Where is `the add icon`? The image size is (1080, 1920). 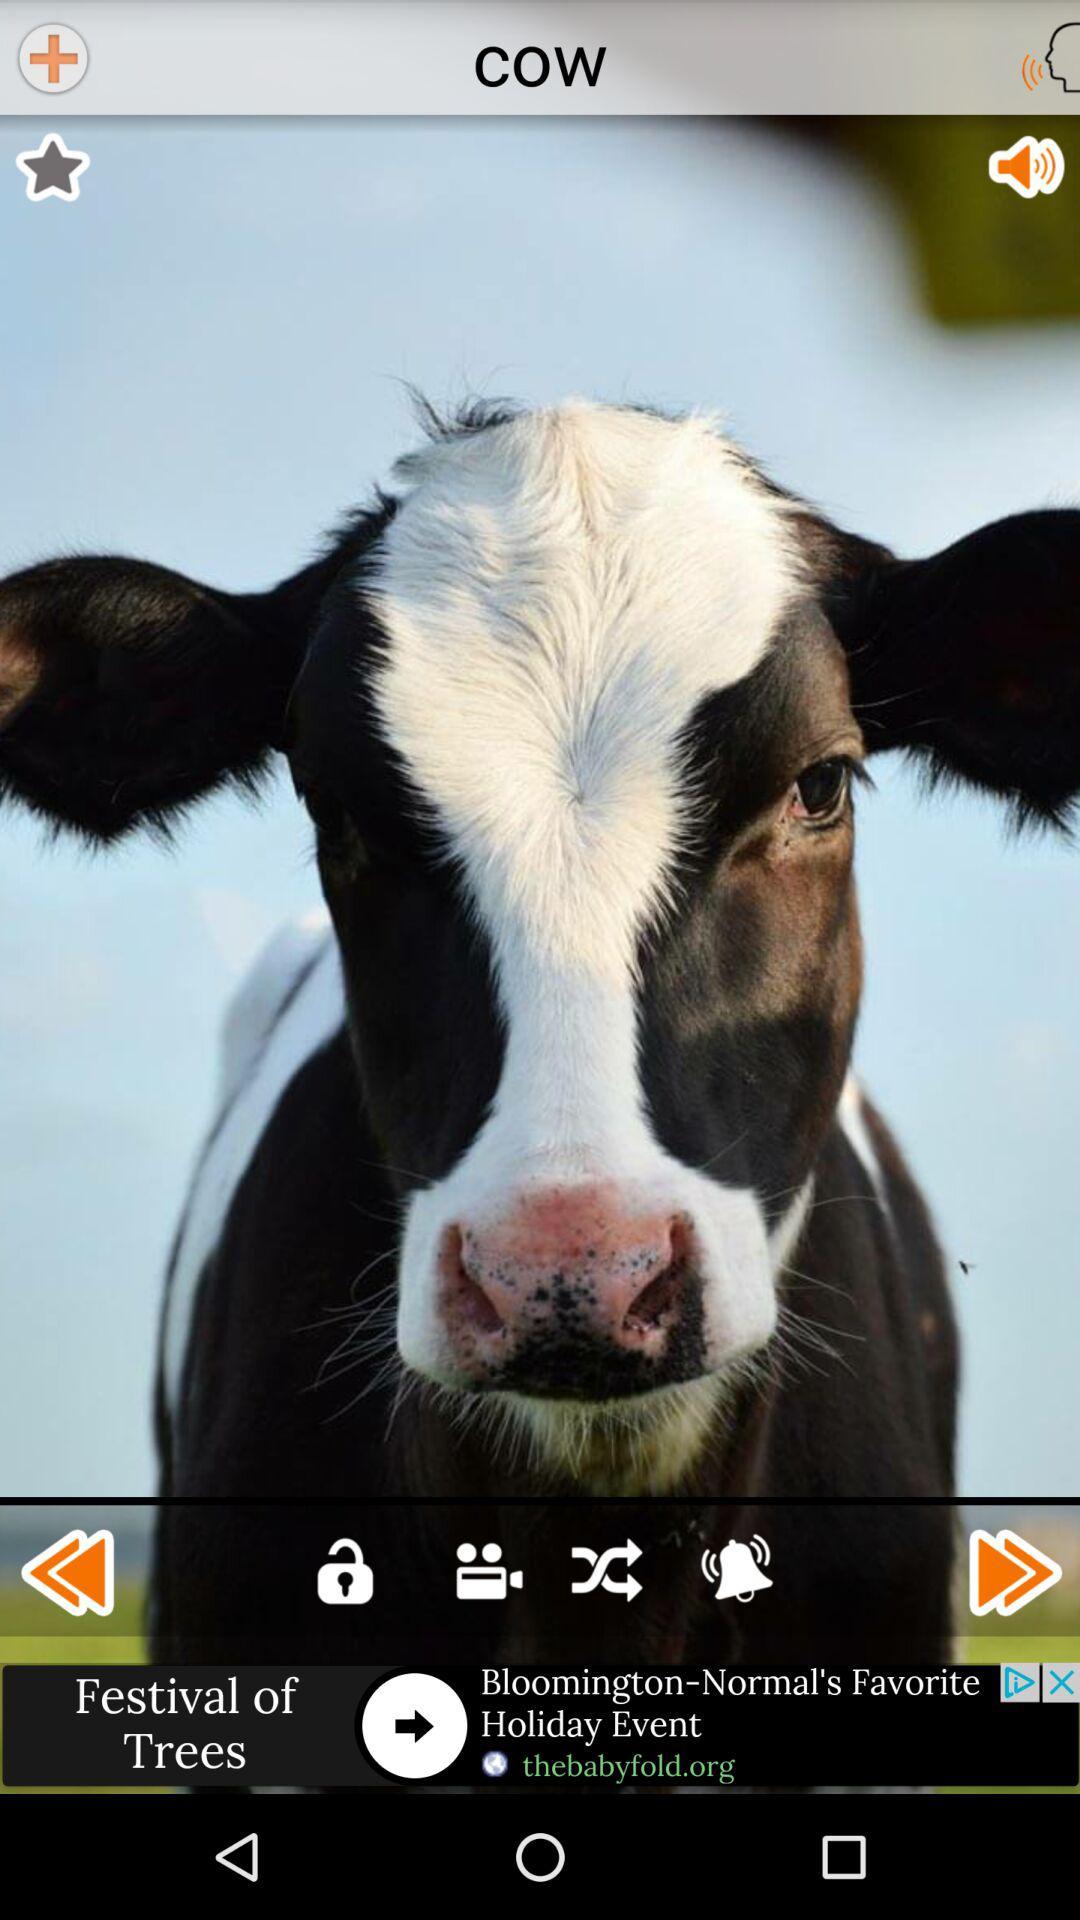
the add icon is located at coordinates (51, 61).